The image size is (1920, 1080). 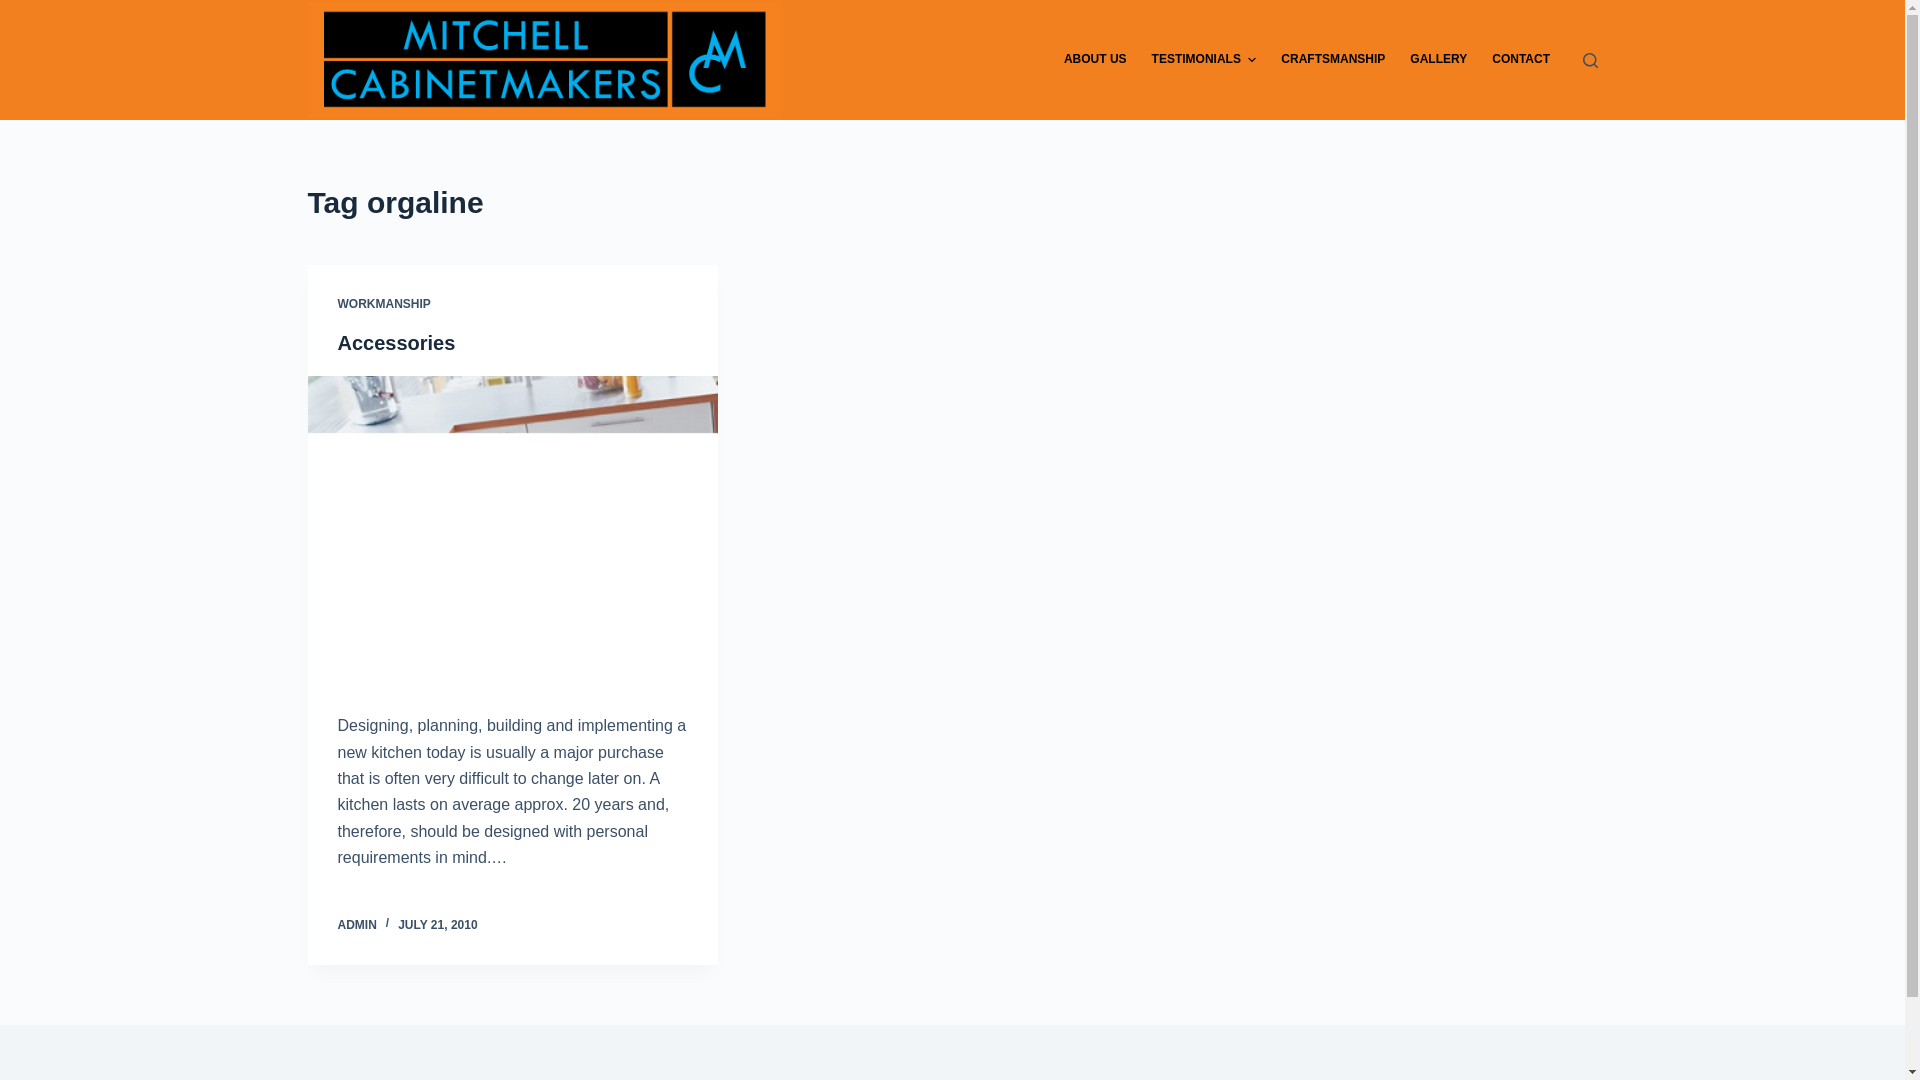 I want to click on 'ABOUT US', so click(x=1093, y=59).